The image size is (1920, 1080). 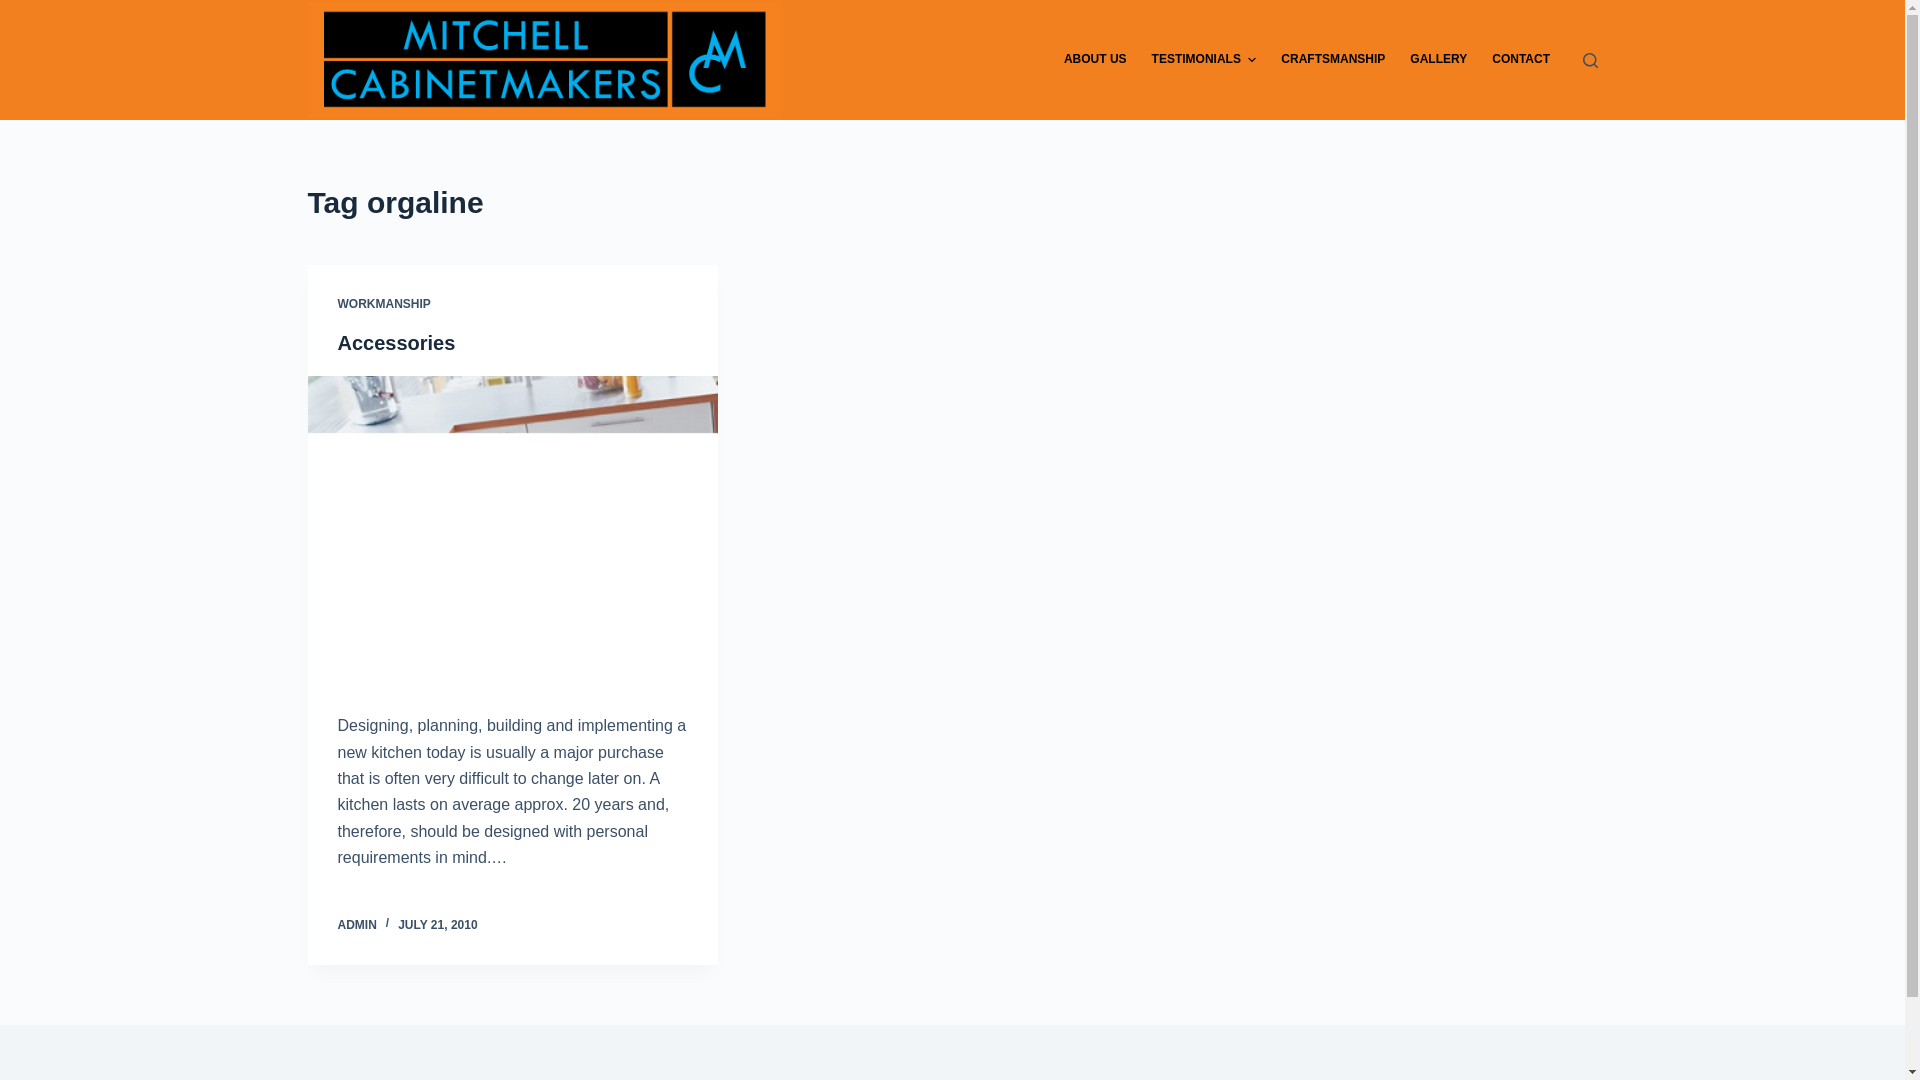 I want to click on 'ABOUT US', so click(x=1093, y=59).